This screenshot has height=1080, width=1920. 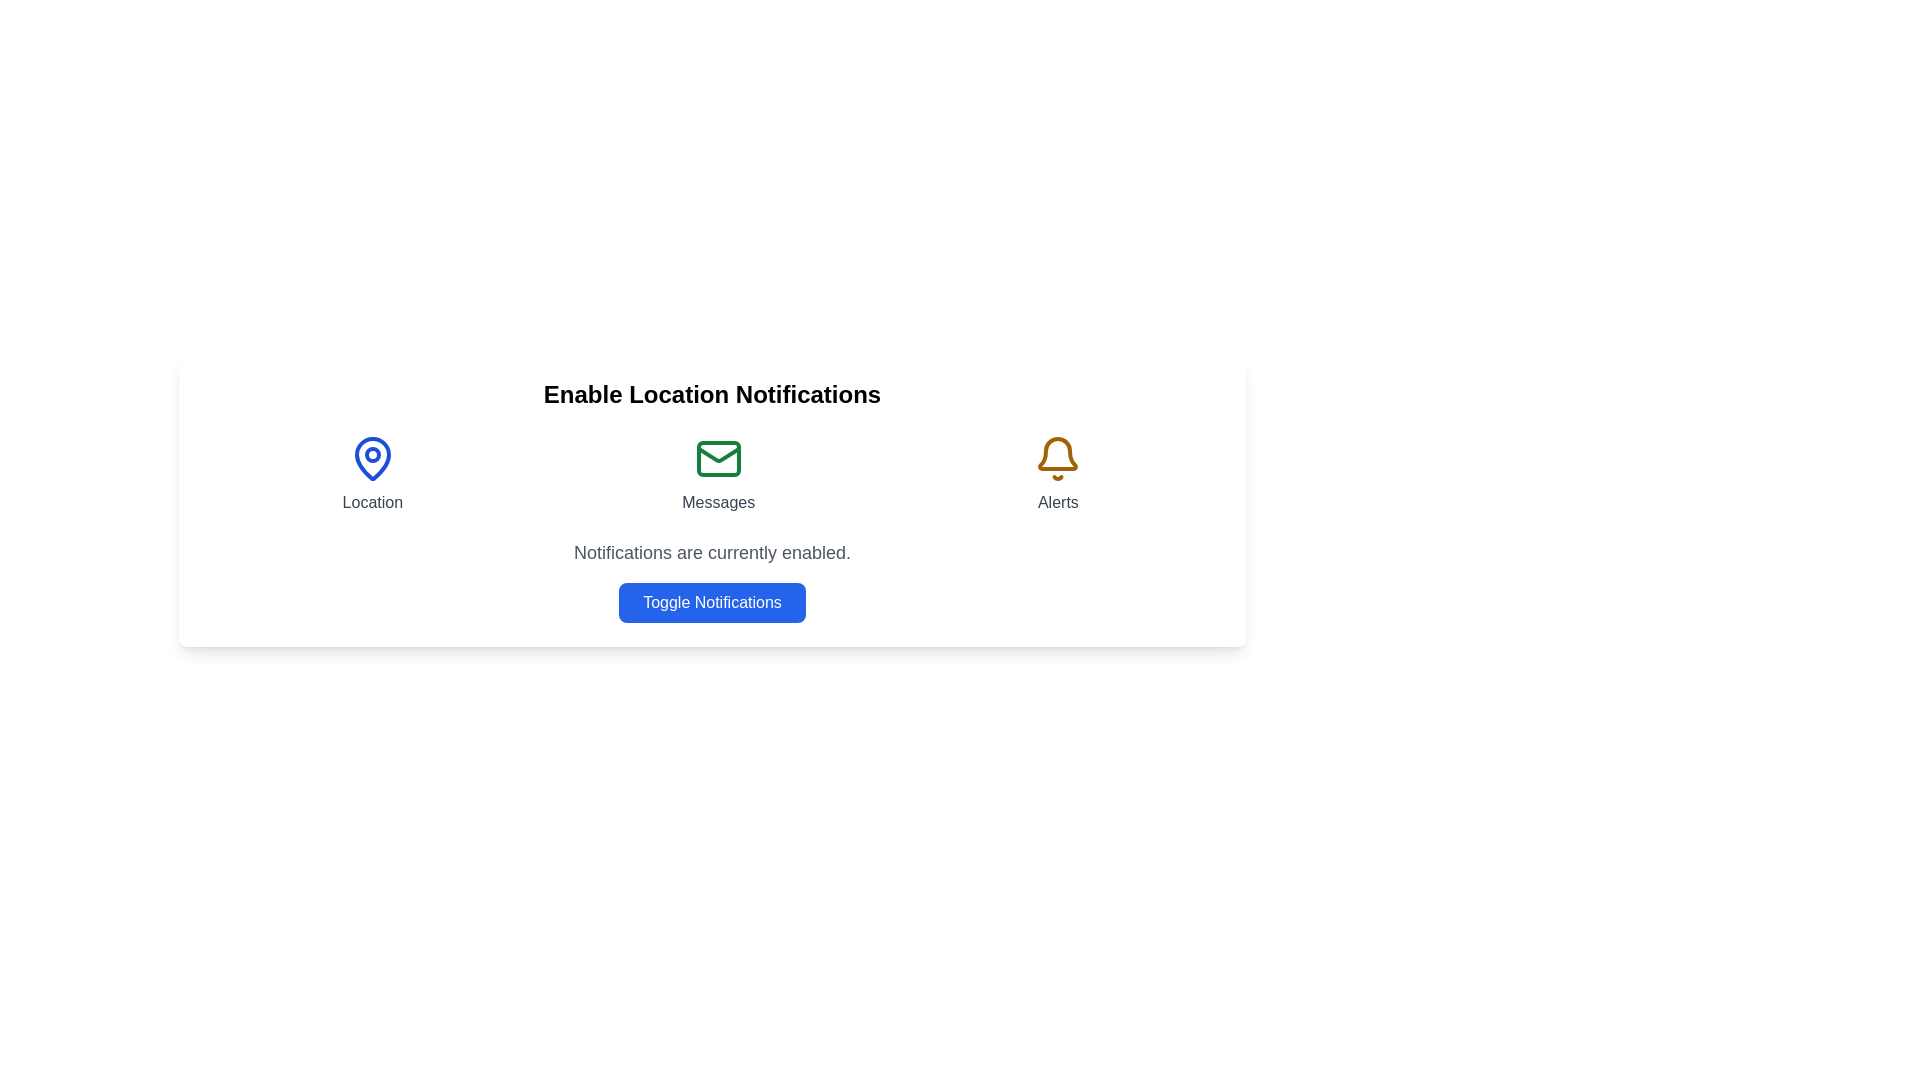 I want to click on the location services icon with label, which is the first item among three horizontally distributed siblings, so click(x=372, y=474).